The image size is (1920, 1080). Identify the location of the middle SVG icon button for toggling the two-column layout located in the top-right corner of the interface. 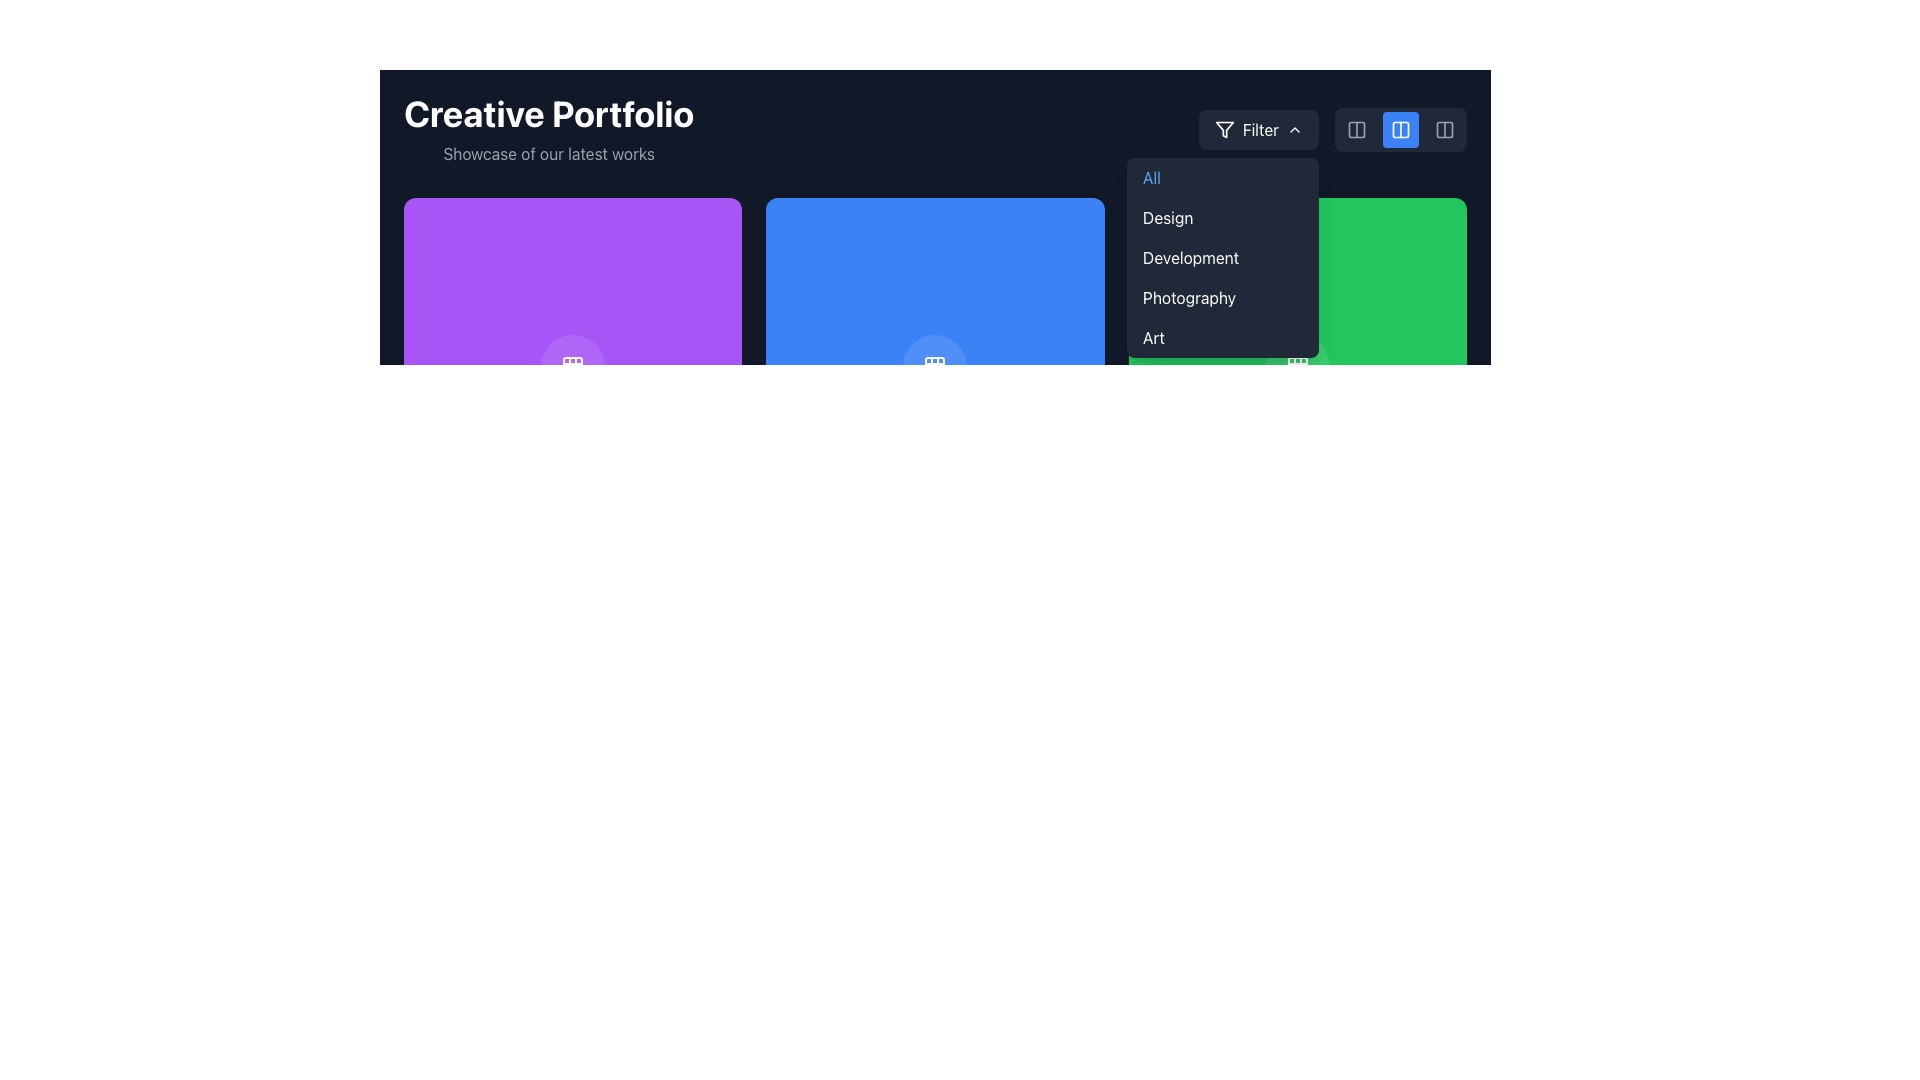
(1400, 130).